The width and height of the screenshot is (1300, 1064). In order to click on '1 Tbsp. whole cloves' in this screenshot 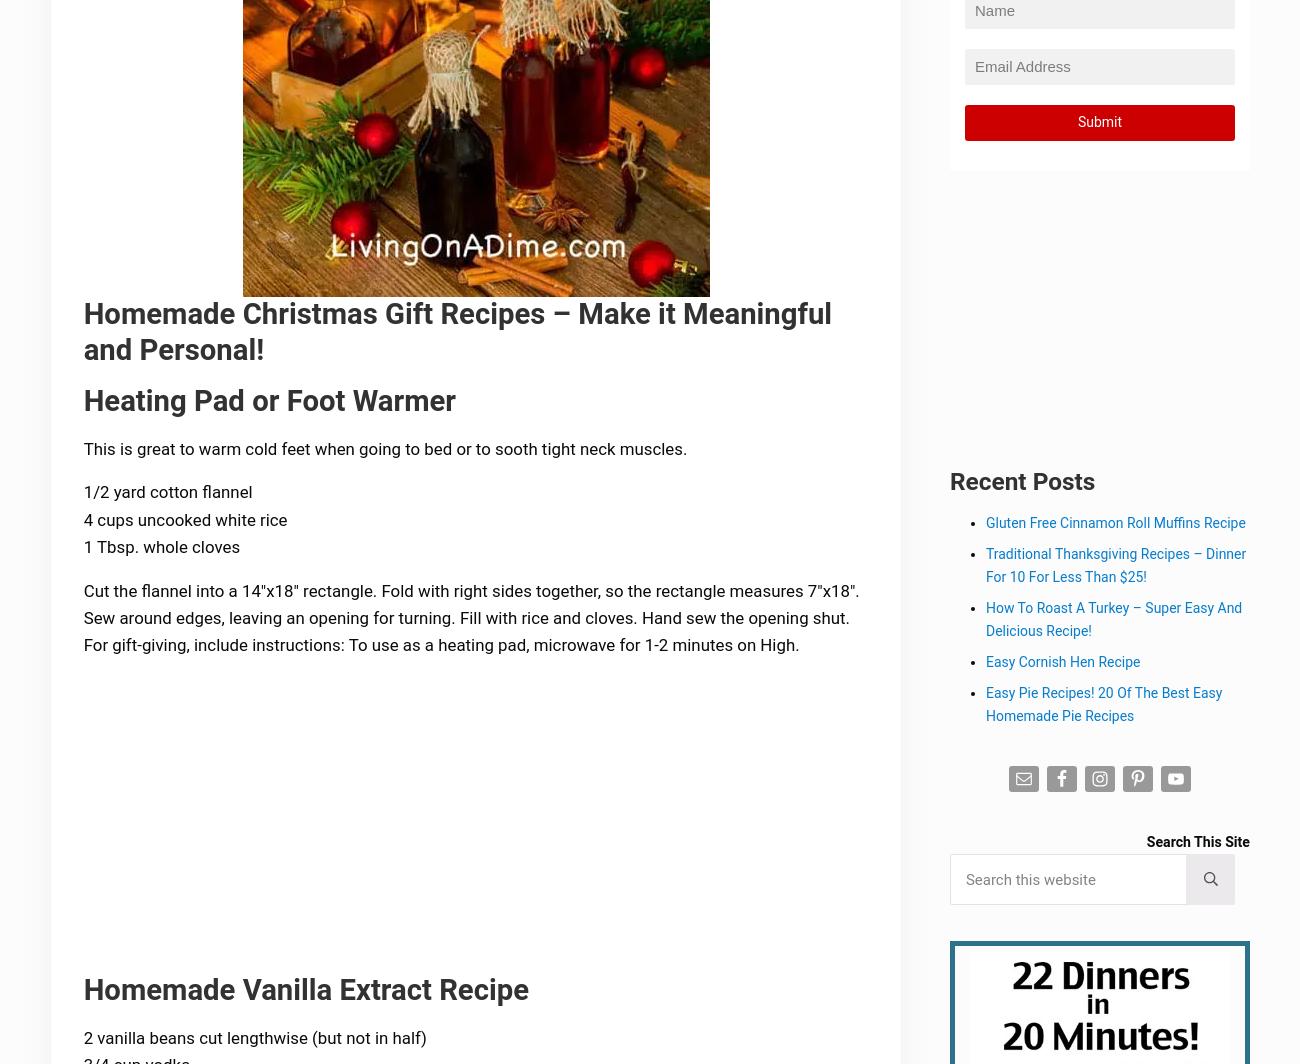, I will do `click(162, 549)`.